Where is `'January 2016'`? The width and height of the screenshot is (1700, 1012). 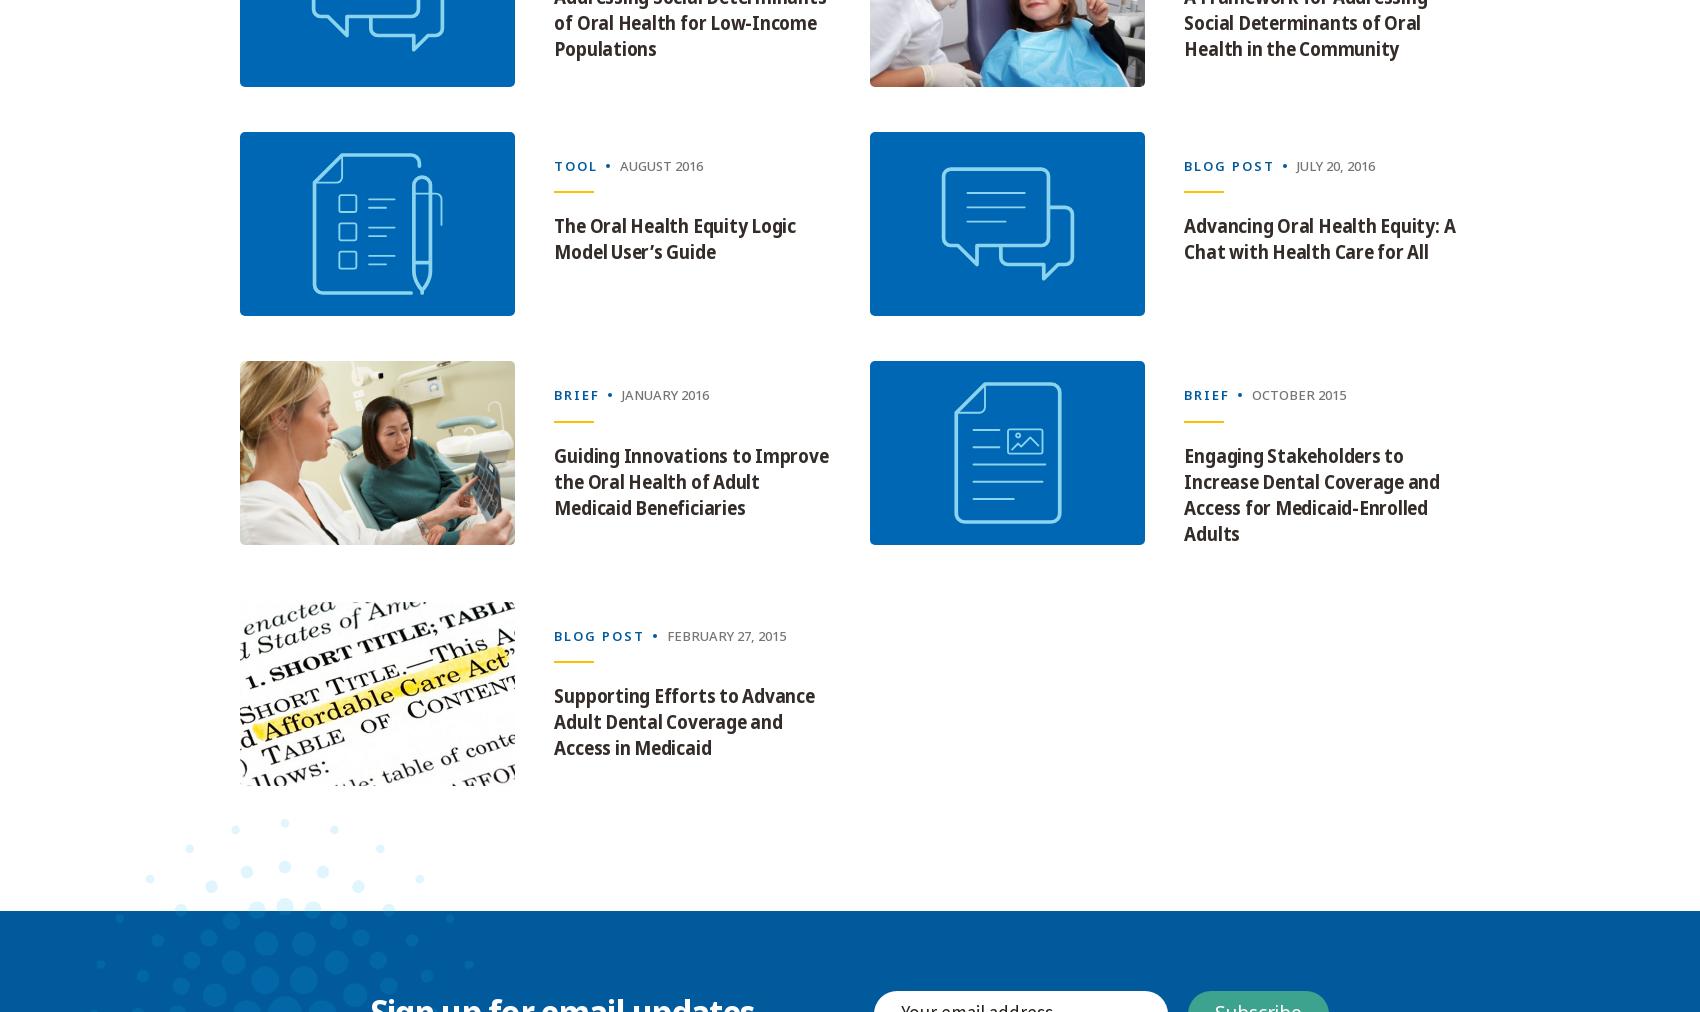
'January 2016' is located at coordinates (621, 394).